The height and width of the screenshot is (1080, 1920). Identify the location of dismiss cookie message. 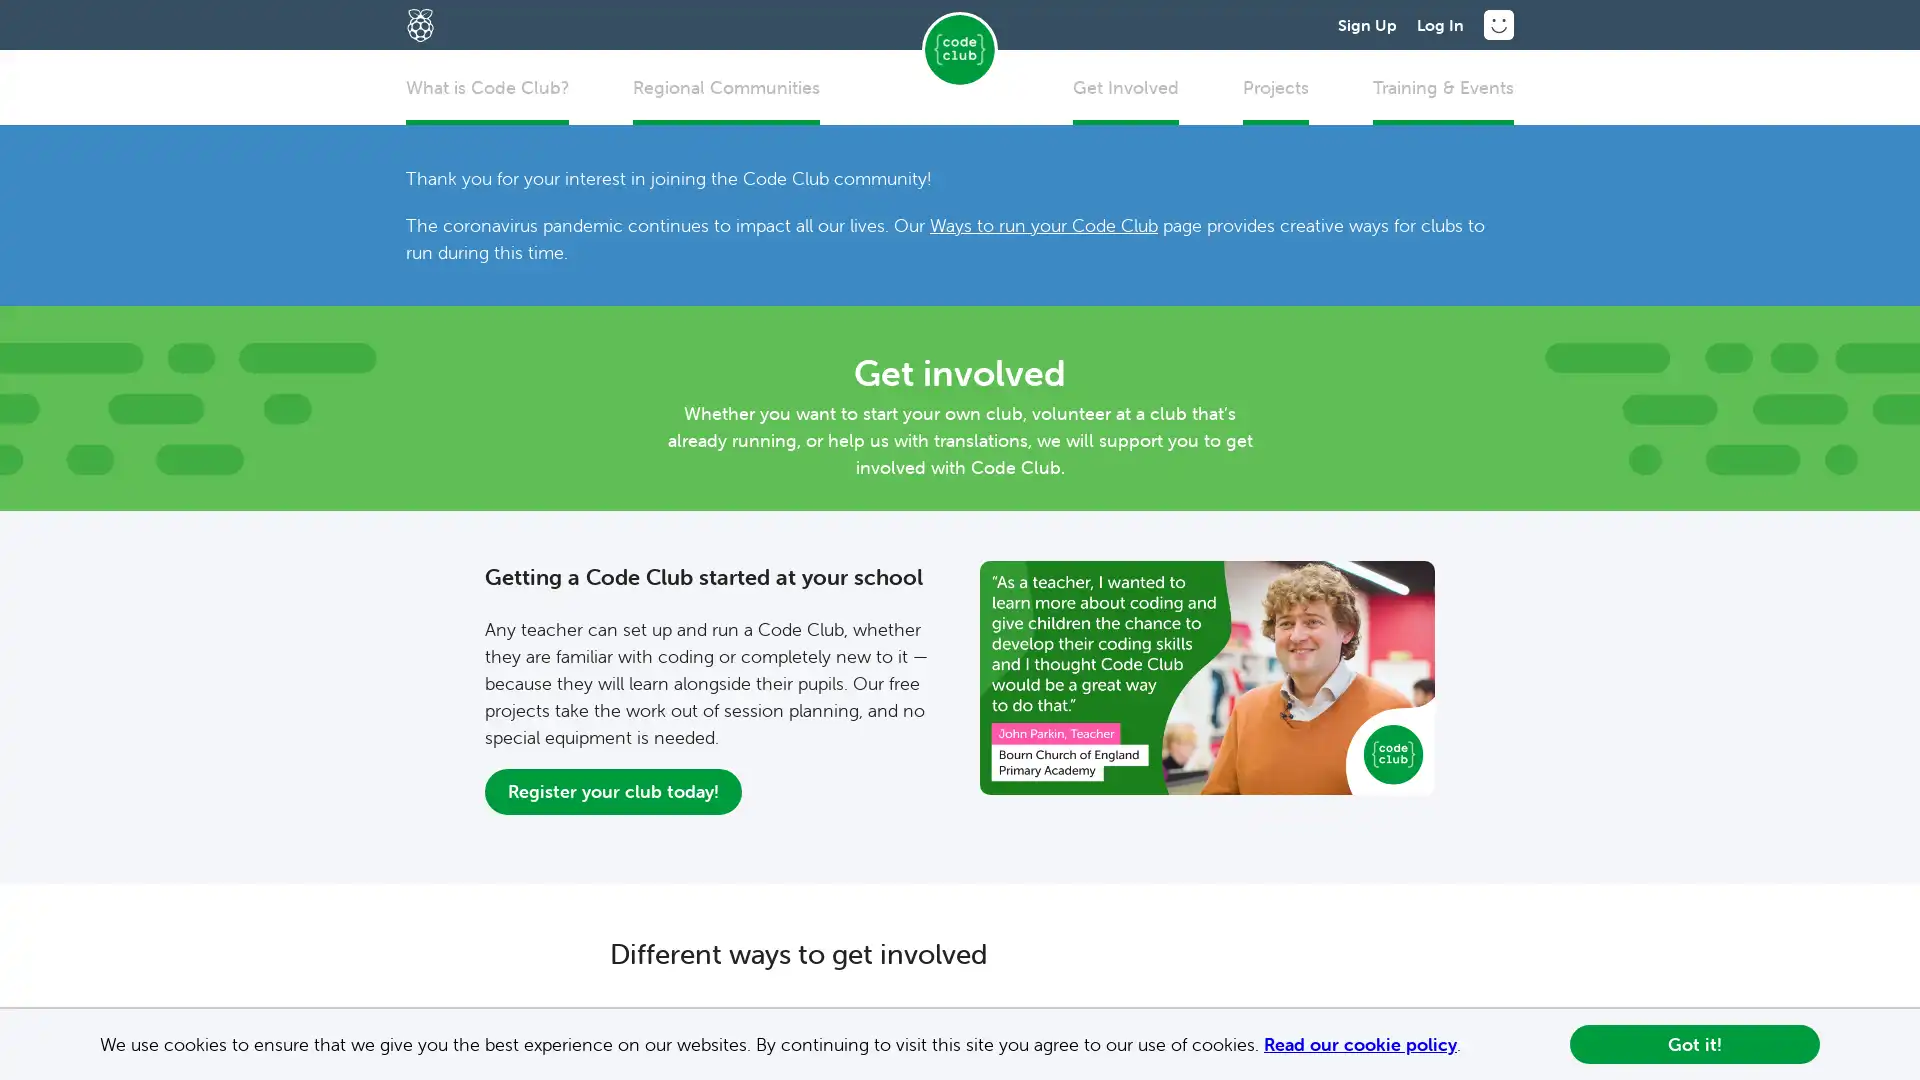
(1693, 1043).